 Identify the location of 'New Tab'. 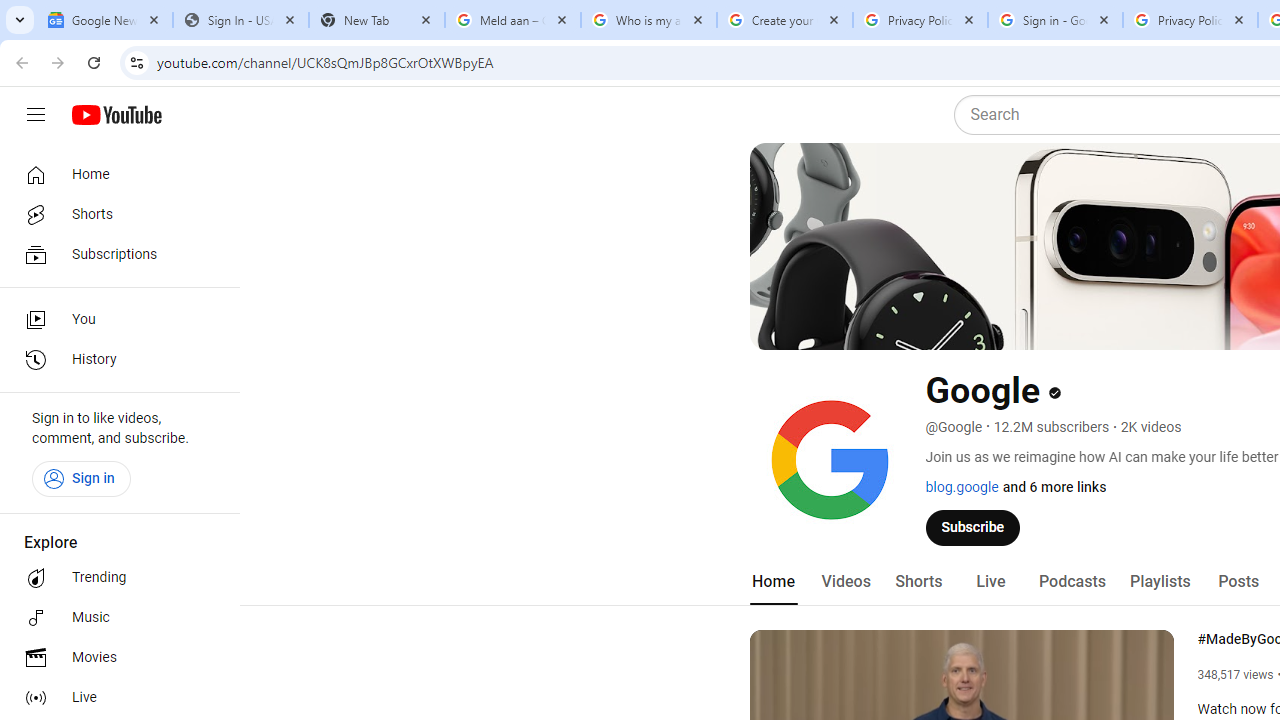
(376, 20).